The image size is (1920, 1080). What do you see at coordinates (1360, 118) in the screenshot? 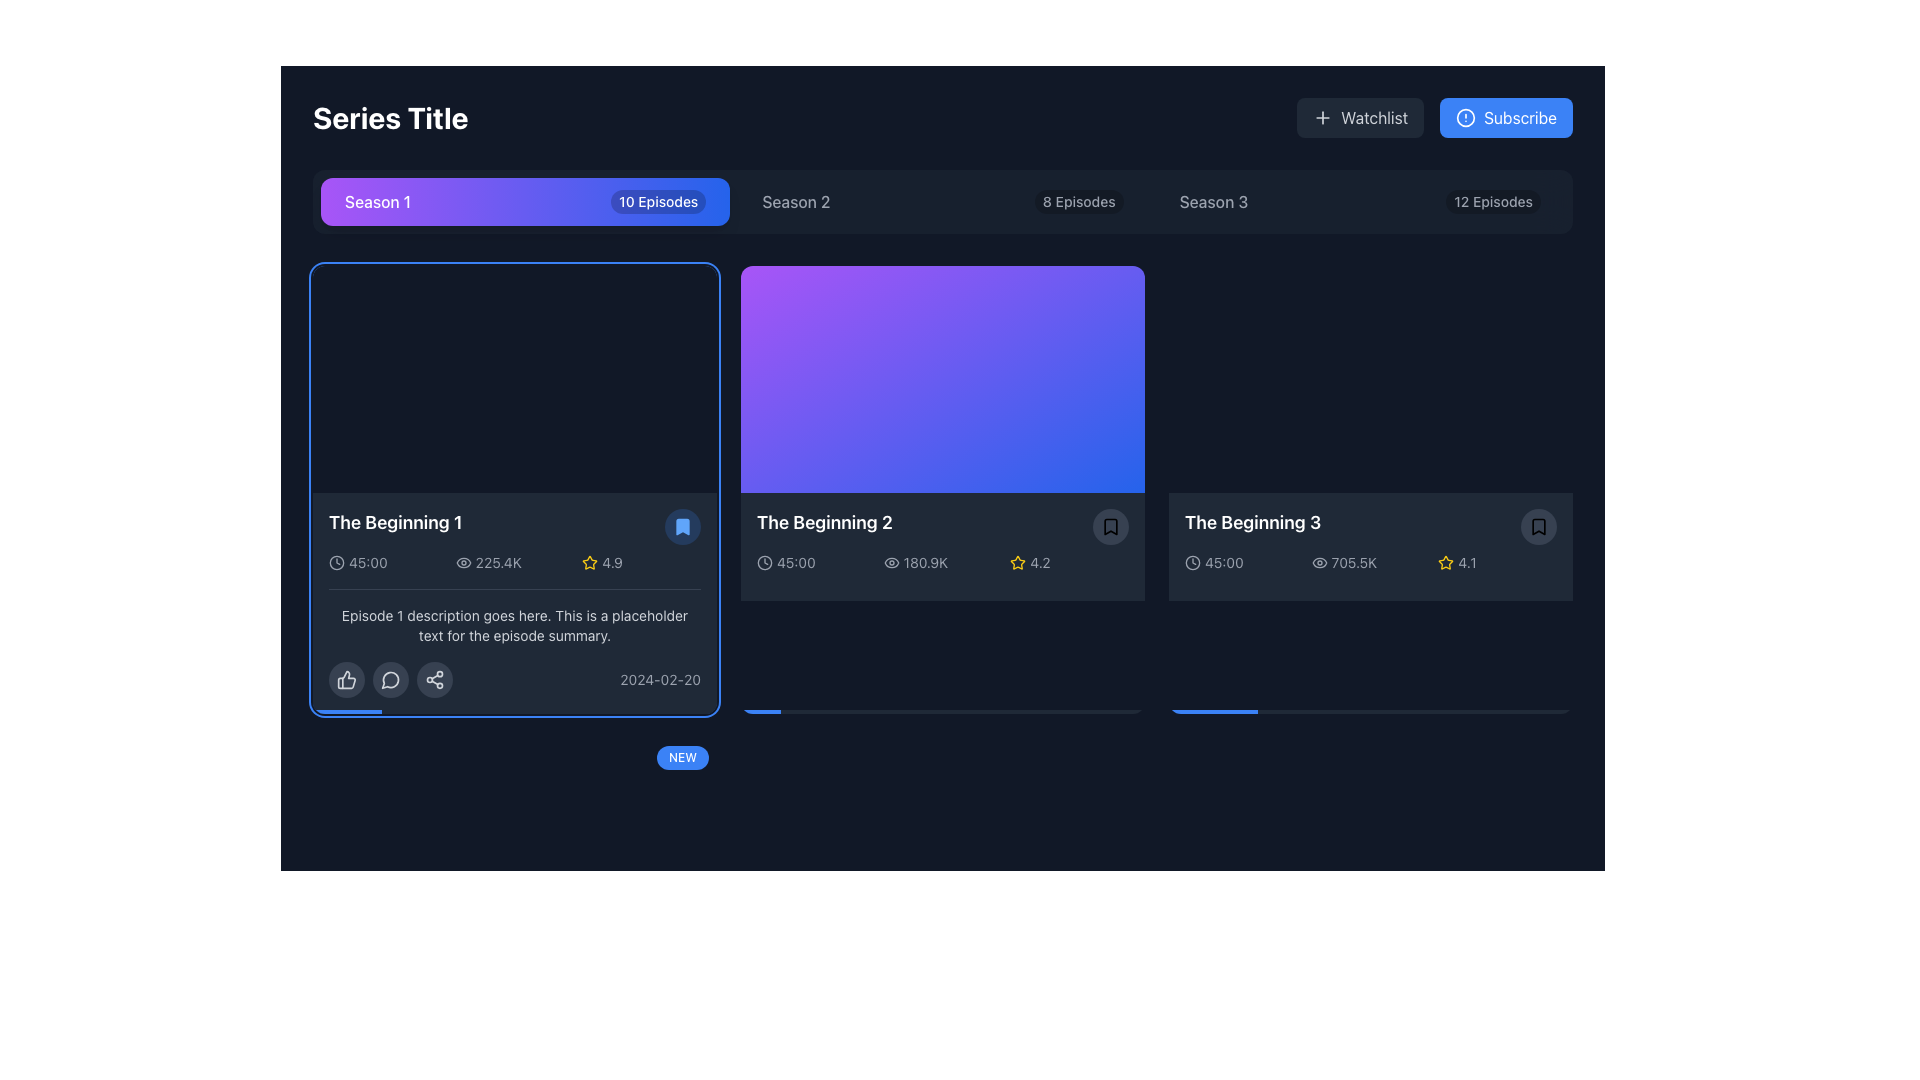
I see `the 'Watchlist' button, which is labeled with a '+' icon and styled in light gray on a dark gray background` at bounding box center [1360, 118].